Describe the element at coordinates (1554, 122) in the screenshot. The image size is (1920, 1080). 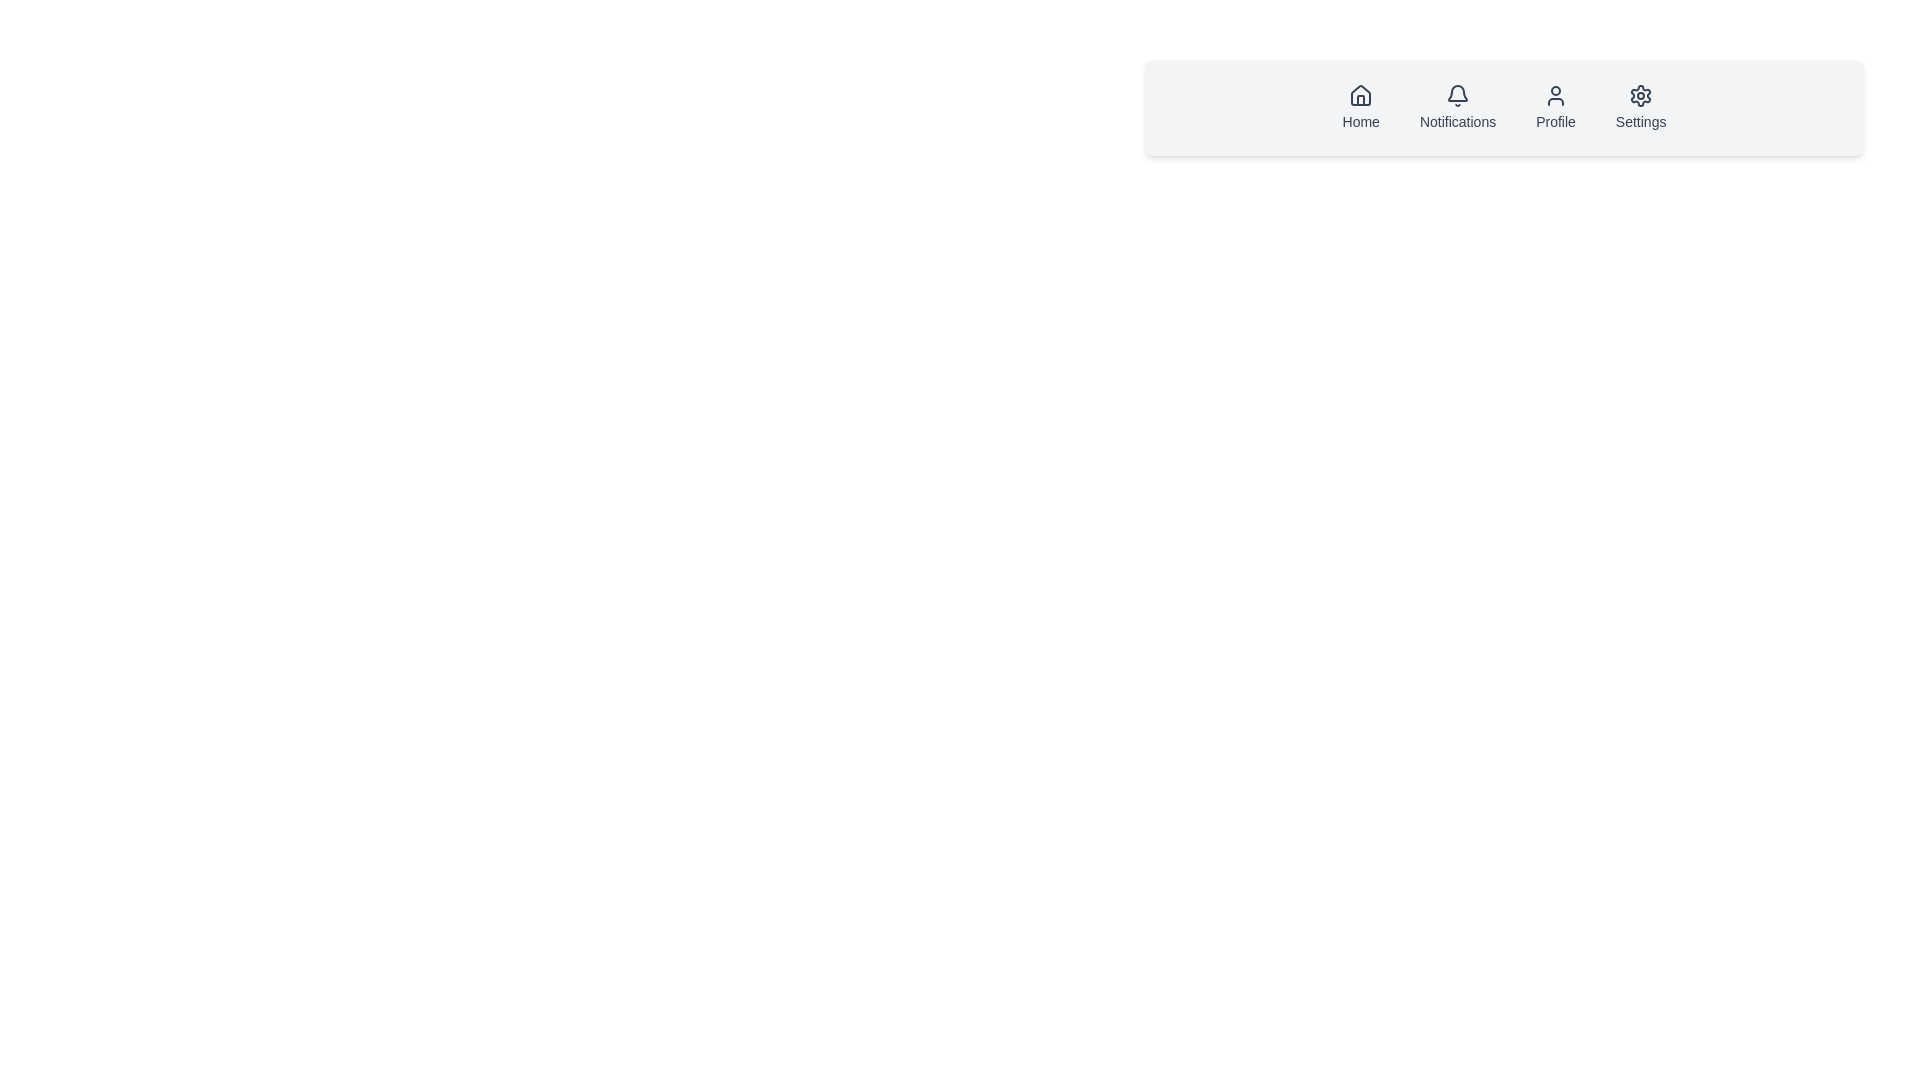
I see `the 'Profile' section by clicking on the label located below the user icon in the fourth navigation item of the horizontal navigation bar at the top-center of the page` at that location.